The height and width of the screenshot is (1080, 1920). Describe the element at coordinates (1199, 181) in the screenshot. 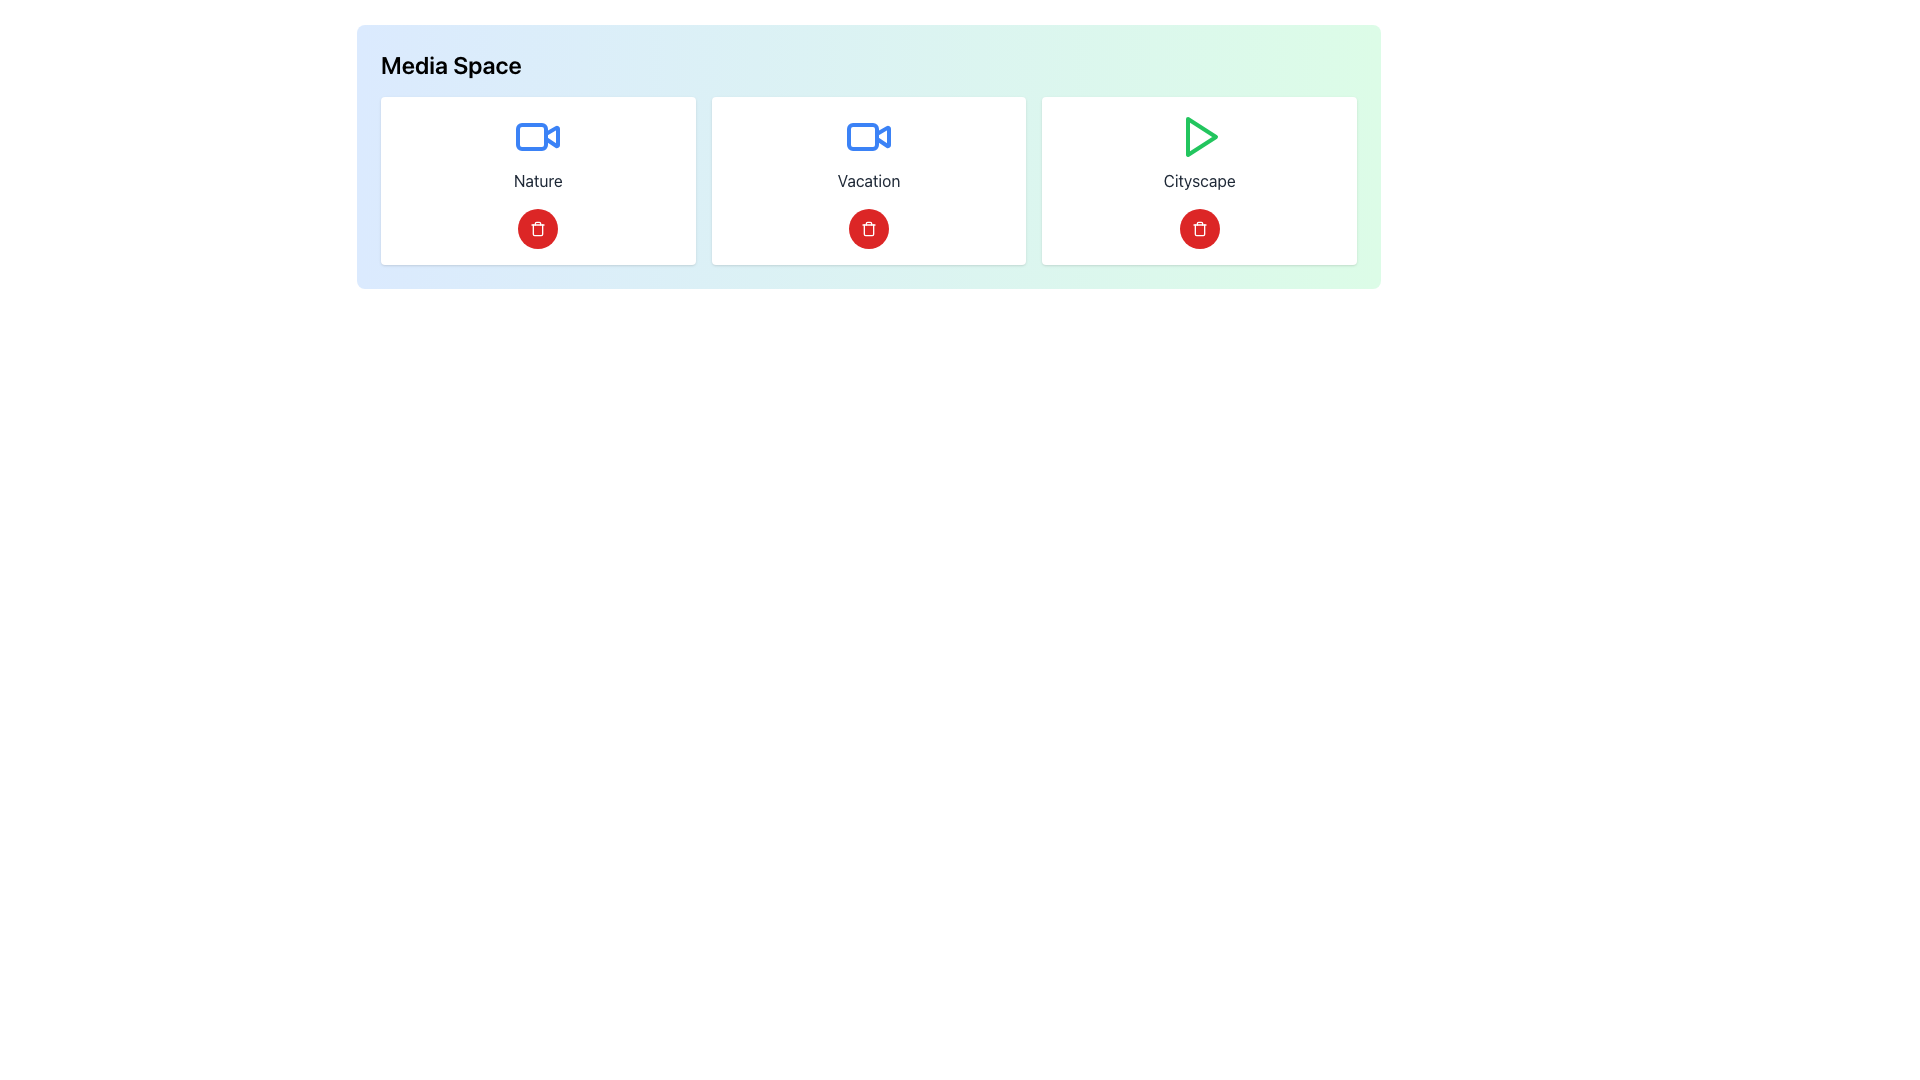

I see `the 'Cityscape' card component located in the grid layout` at that location.